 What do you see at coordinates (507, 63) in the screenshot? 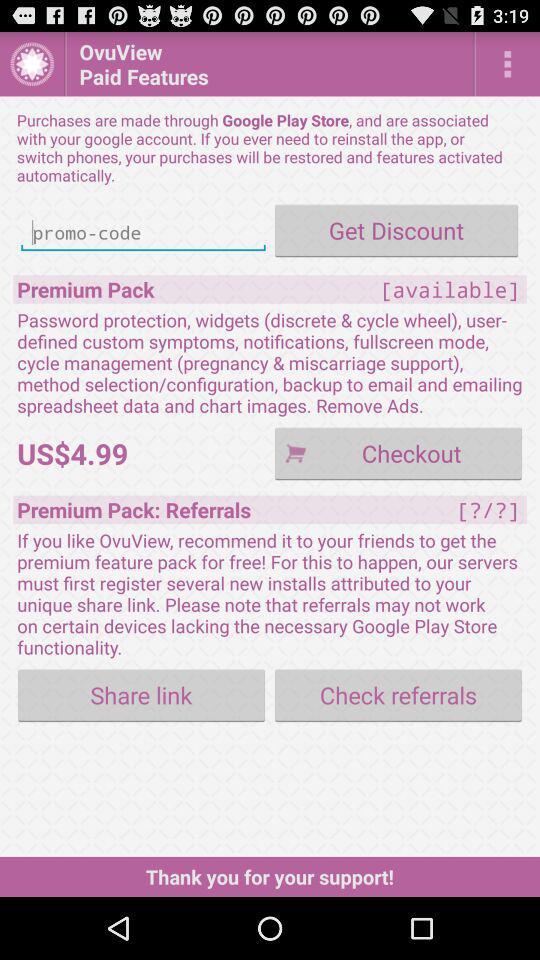
I see `side manu button` at bounding box center [507, 63].